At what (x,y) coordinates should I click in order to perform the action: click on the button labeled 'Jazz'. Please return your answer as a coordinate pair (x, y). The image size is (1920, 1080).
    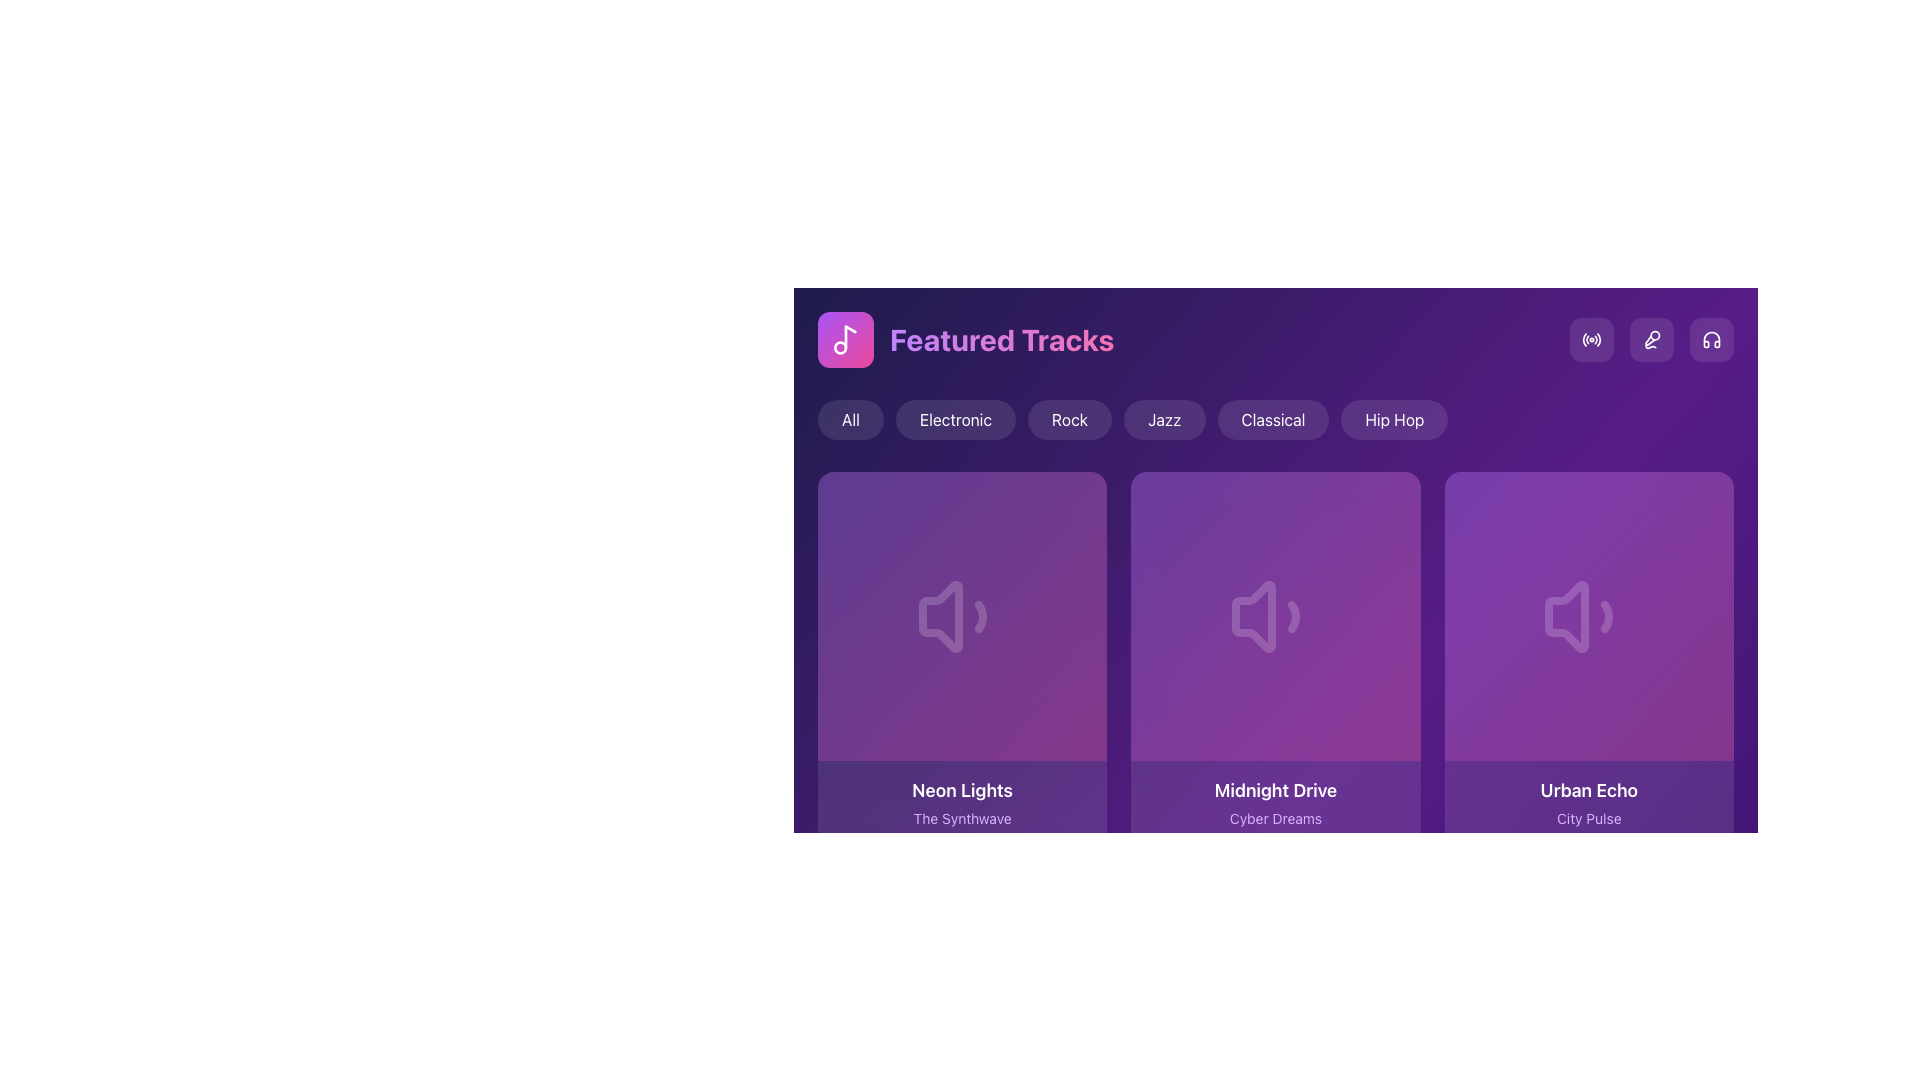
    Looking at the image, I should click on (1164, 419).